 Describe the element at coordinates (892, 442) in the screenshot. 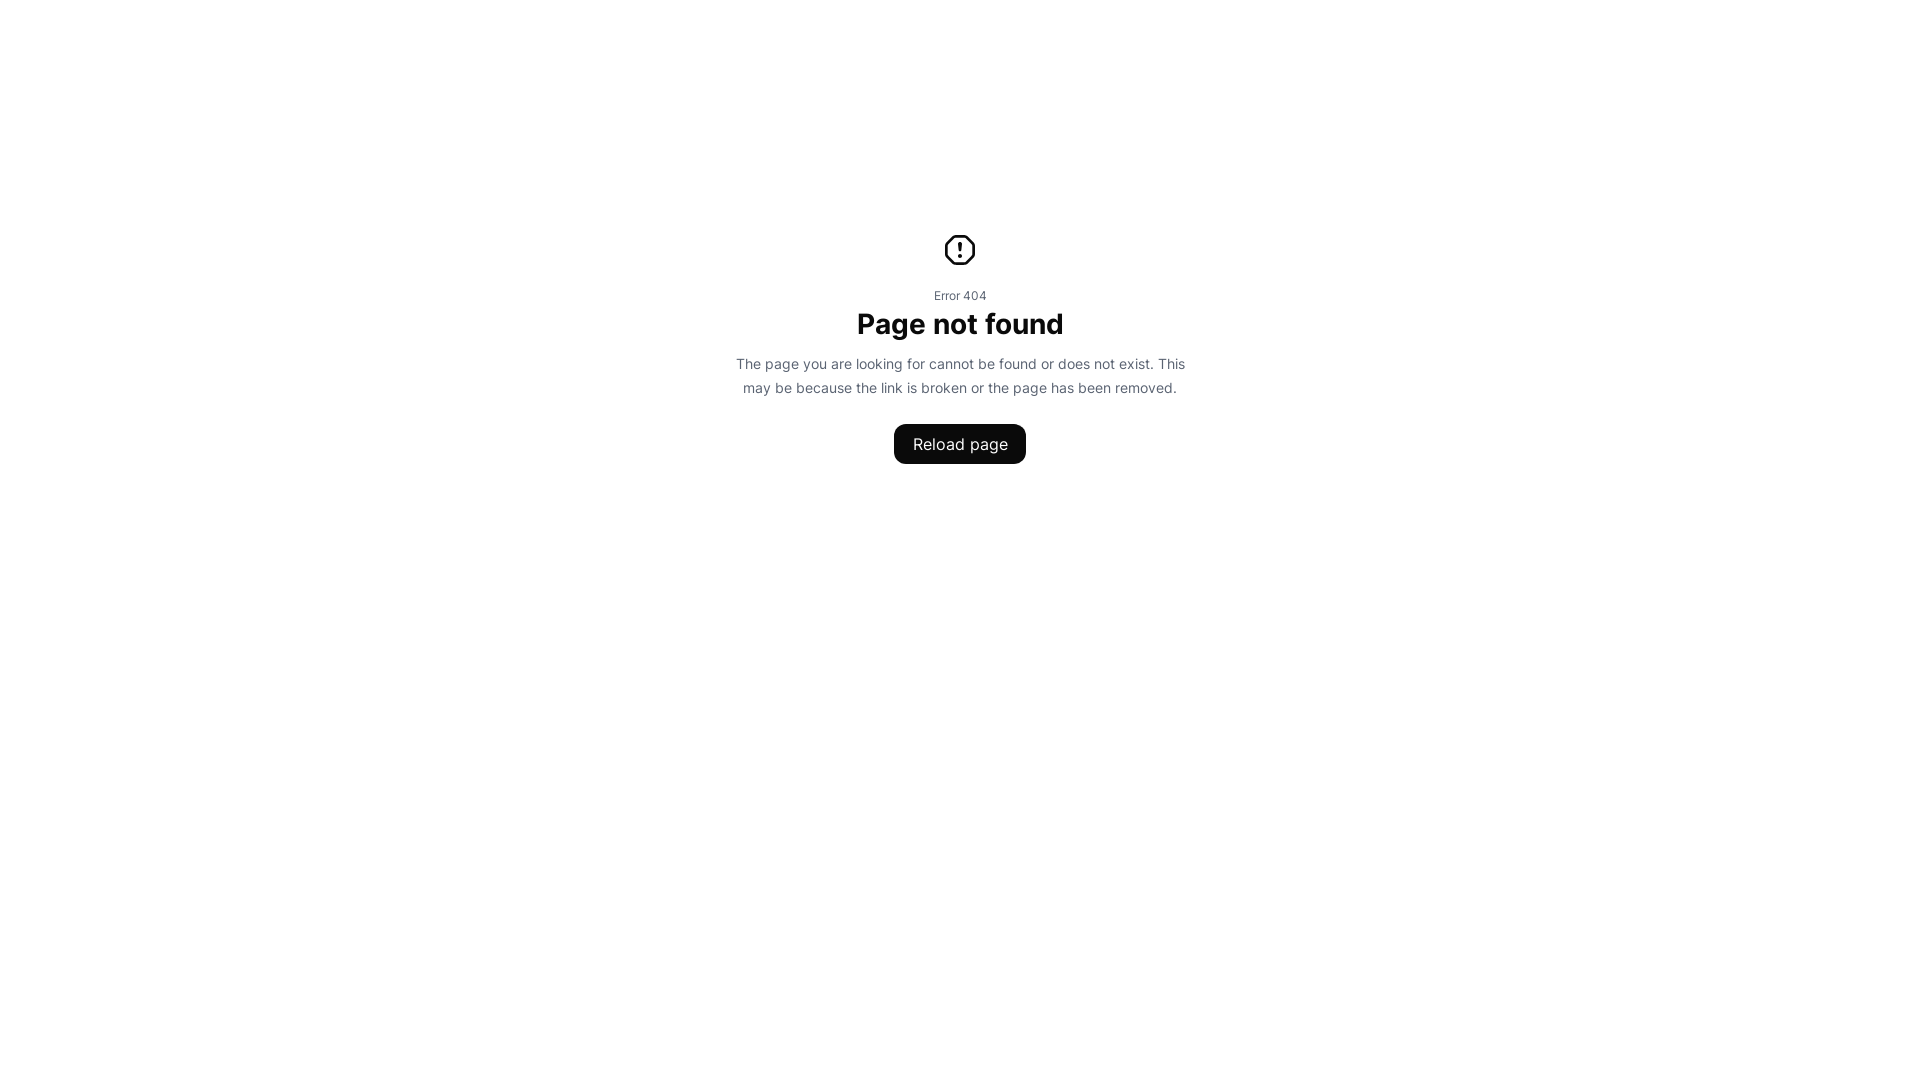

I see `'Reload page'` at that location.